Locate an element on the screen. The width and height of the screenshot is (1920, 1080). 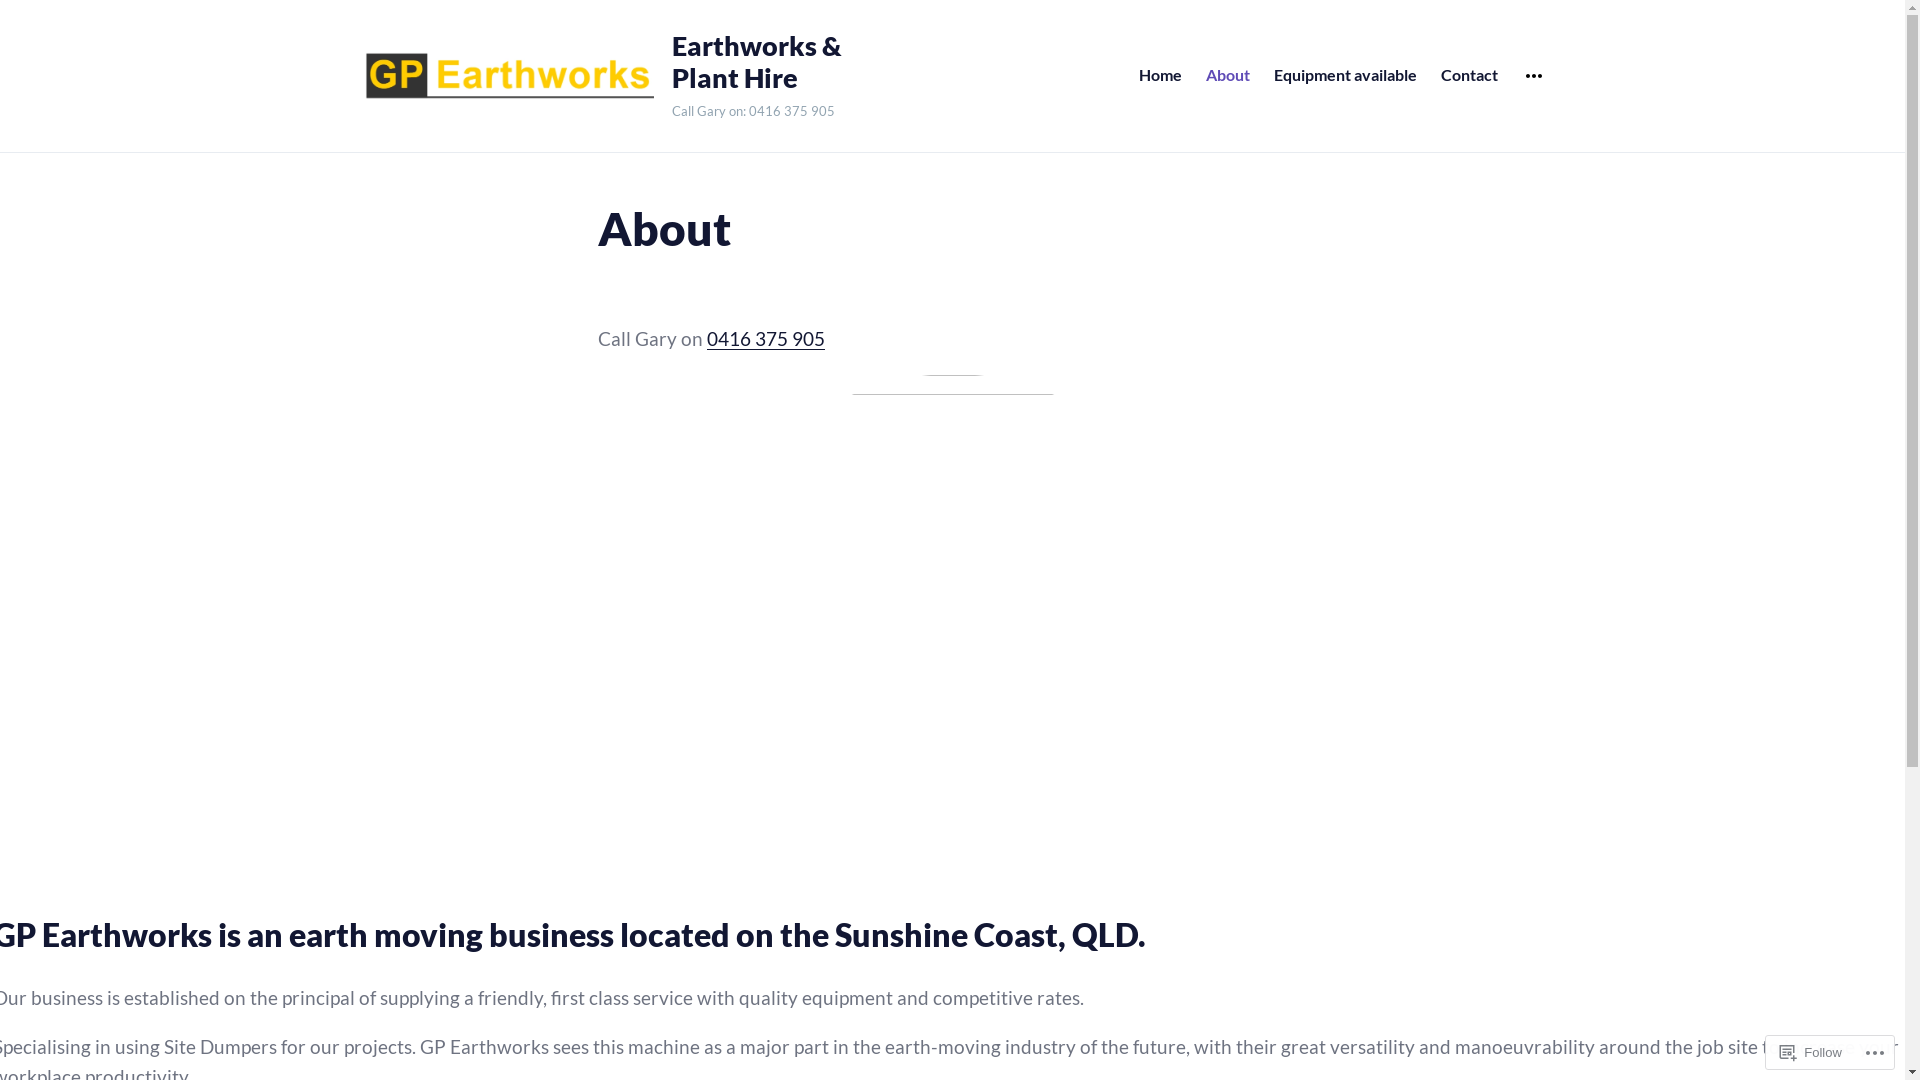
'Equipment available' is located at coordinates (1345, 74).